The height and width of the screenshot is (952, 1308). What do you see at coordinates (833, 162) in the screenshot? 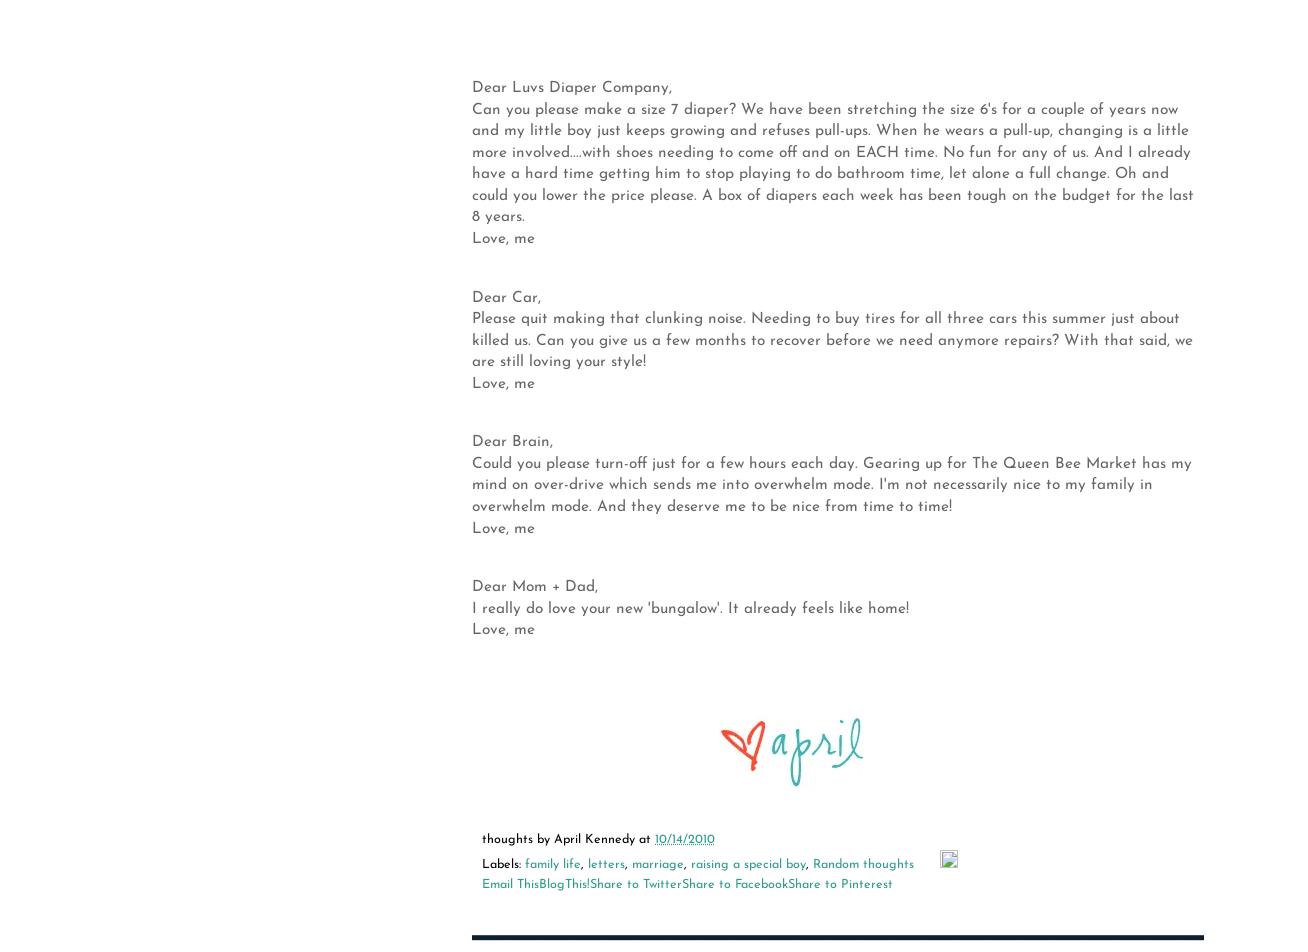
I see `'Can you please make a size 7 diaper? We have been stretching the size 6's for a couple of years now and my little boy just keeps growing and refuses pull-ups. When he wears a pull-up, changing is a little more involved....with shoes needing to come off and on EACH time. No fun for any of us. And I already have a hard time getting him to stop playing to do bathroom time, let alone a full change. Oh and could you lower the price please. A box of diapers each week has been tough on the budget for the last 8 years.'` at bounding box center [833, 162].